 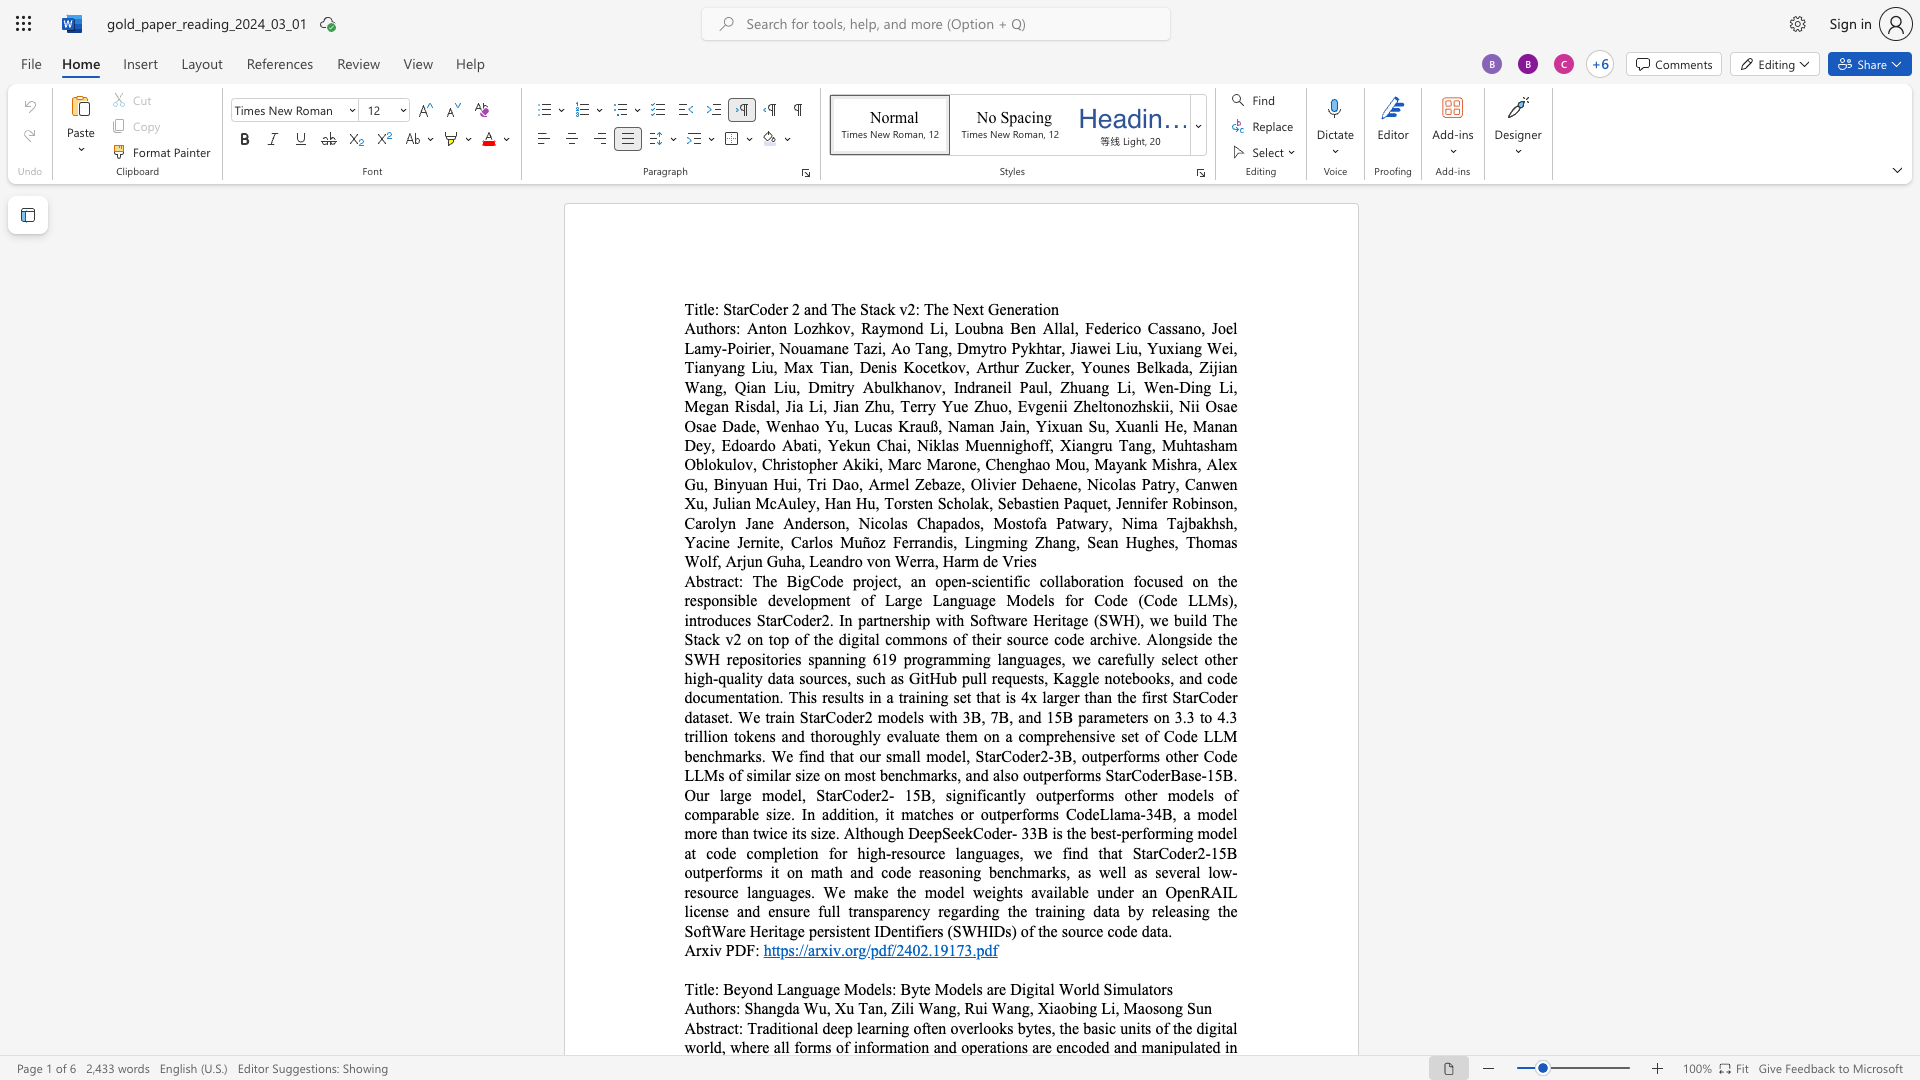 What do you see at coordinates (766, 309) in the screenshot?
I see `the space between the continuous character "o" and "d" in the text` at bounding box center [766, 309].